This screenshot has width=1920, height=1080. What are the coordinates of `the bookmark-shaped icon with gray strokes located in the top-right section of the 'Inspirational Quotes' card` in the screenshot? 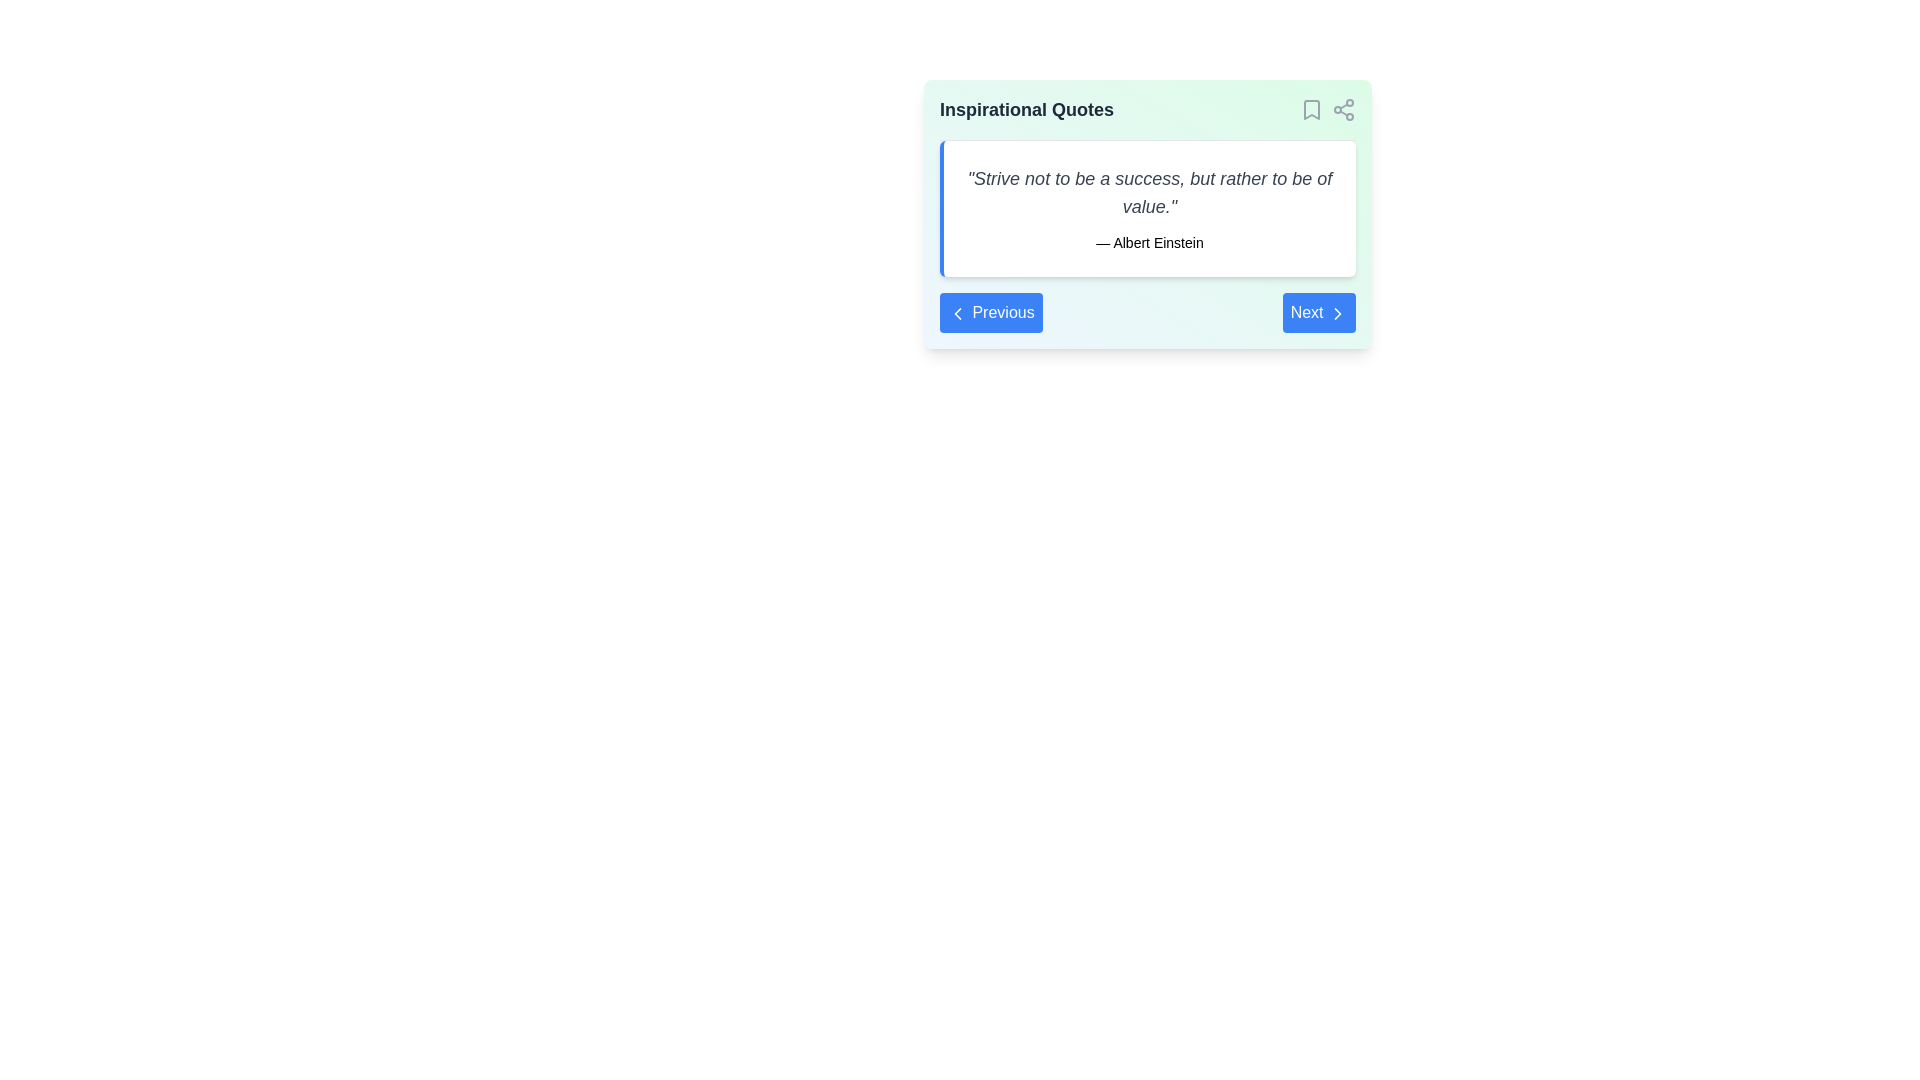 It's located at (1311, 110).